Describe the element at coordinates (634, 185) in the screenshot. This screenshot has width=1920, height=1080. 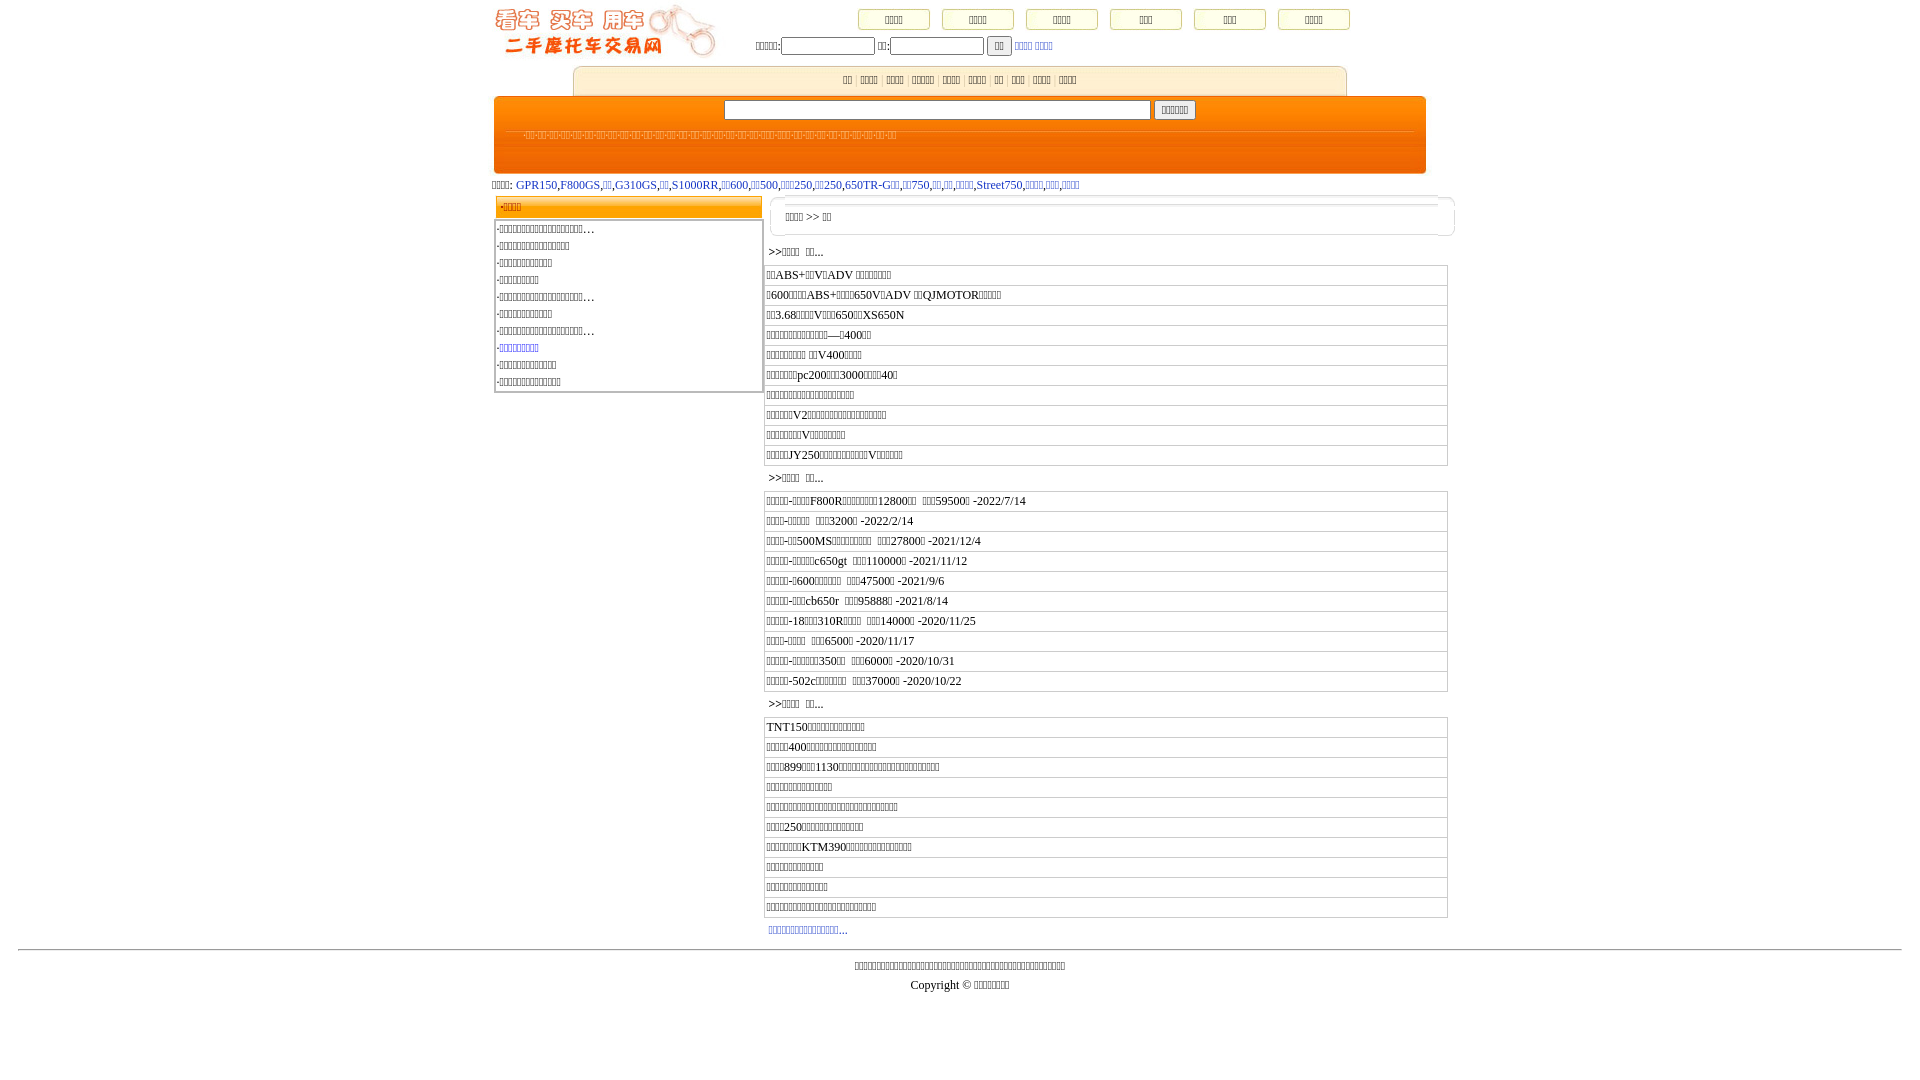
I see `'G310GS'` at that location.